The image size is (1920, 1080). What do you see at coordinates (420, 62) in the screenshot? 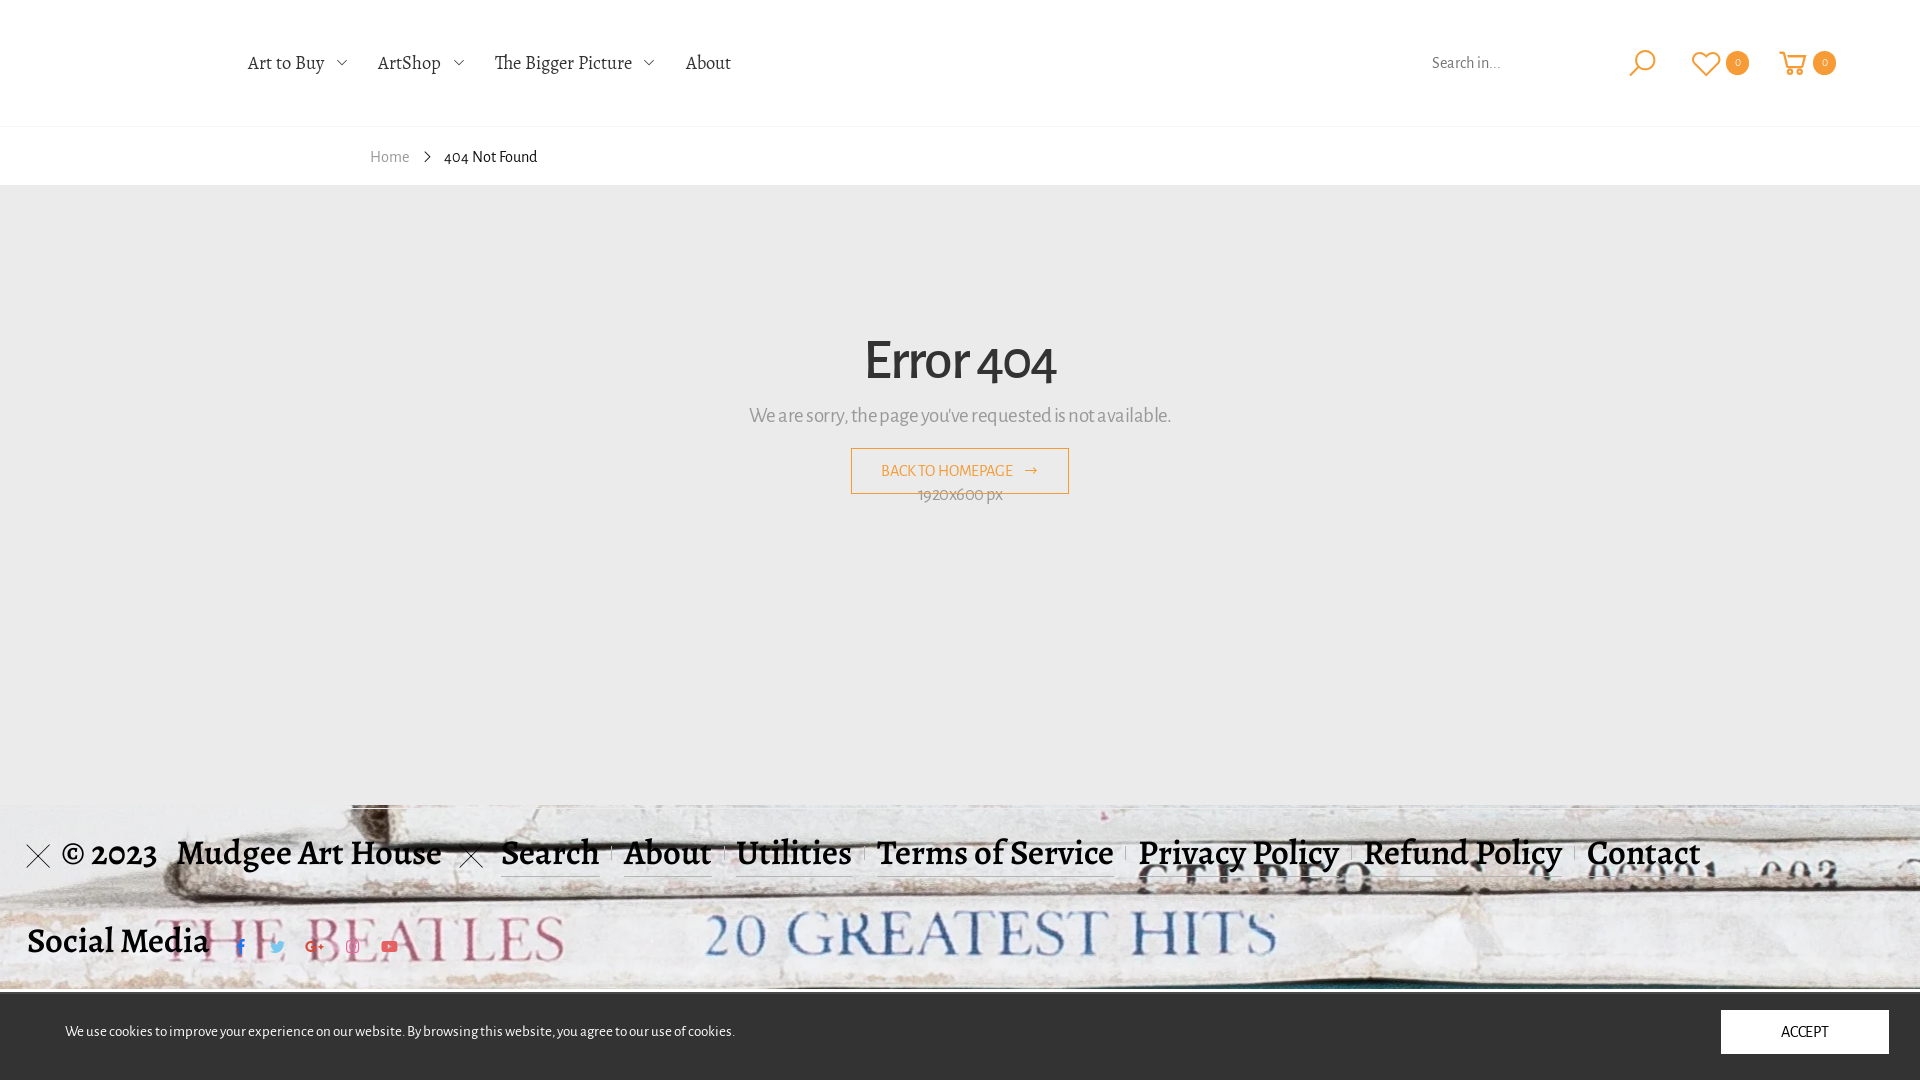
I see `'ArtShop'` at bounding box center [420, 62].